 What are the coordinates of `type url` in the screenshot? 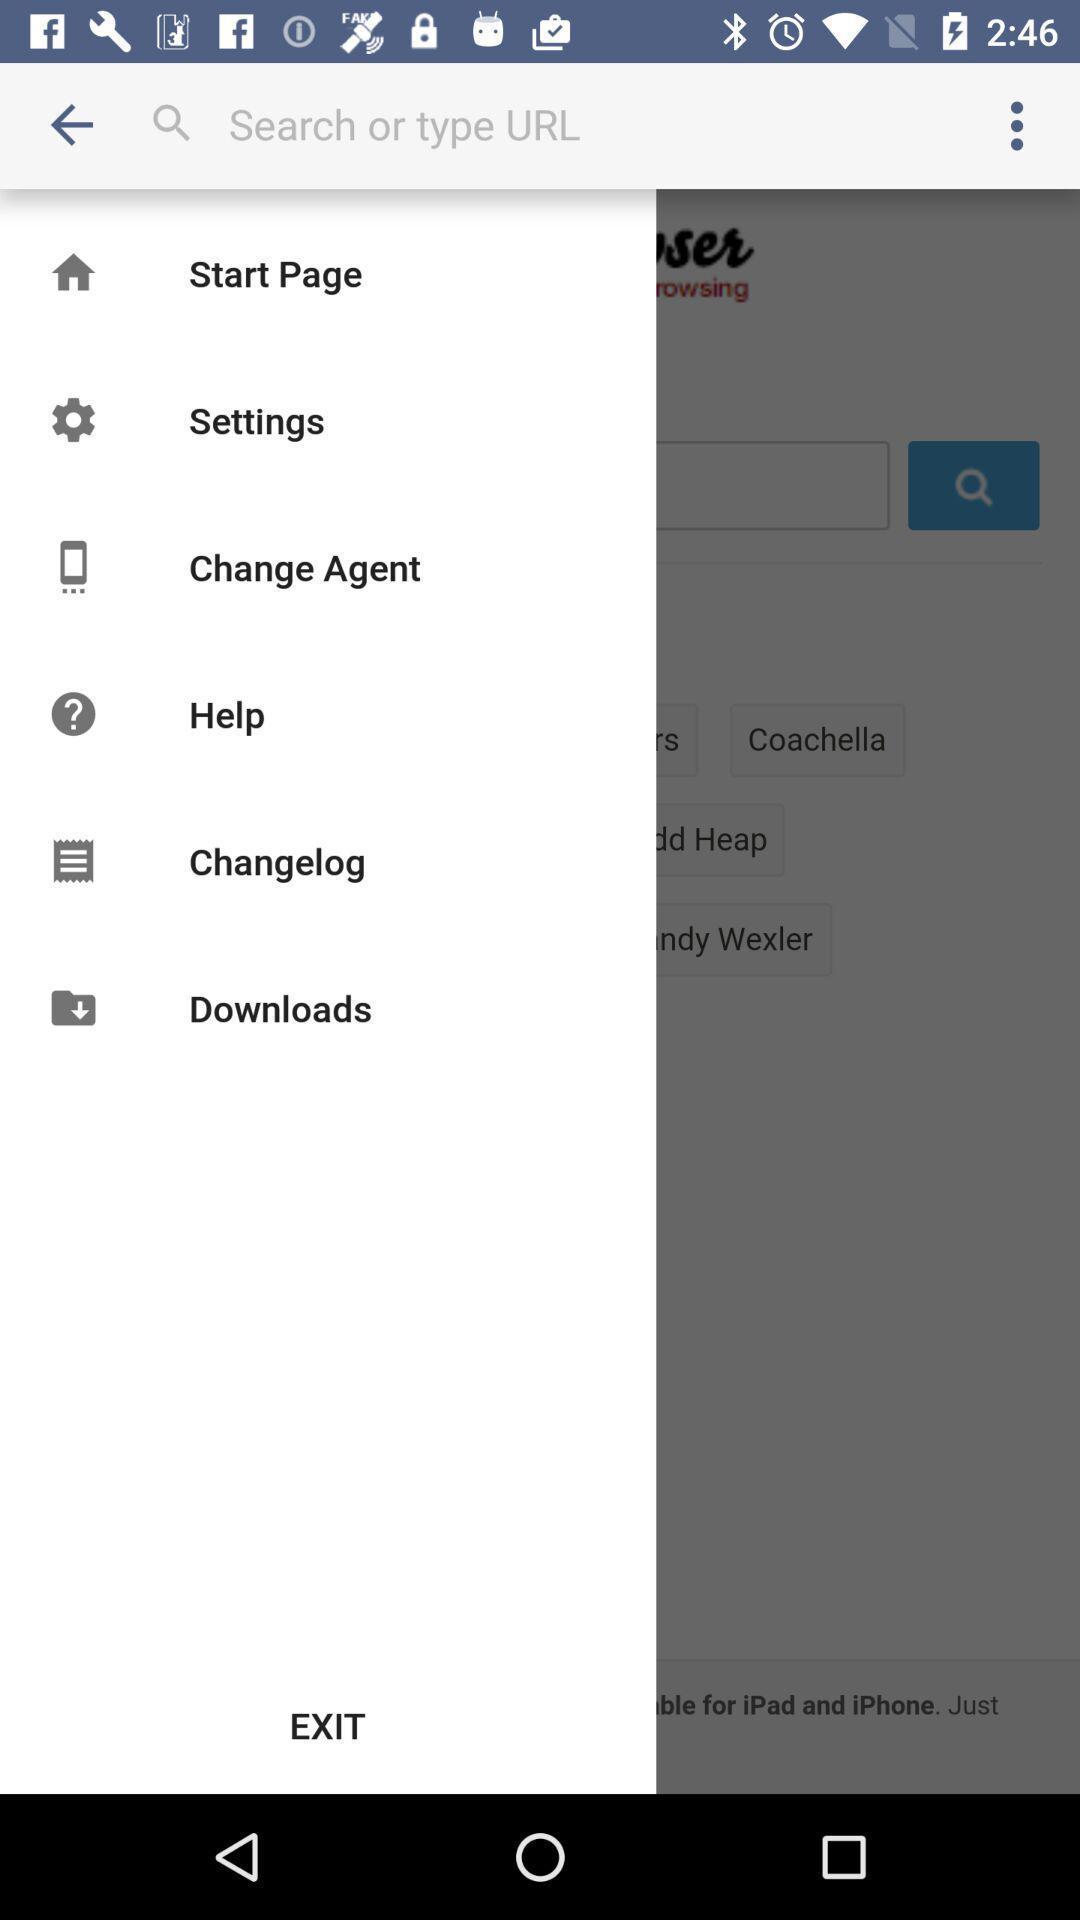 It's located at (540, 123).